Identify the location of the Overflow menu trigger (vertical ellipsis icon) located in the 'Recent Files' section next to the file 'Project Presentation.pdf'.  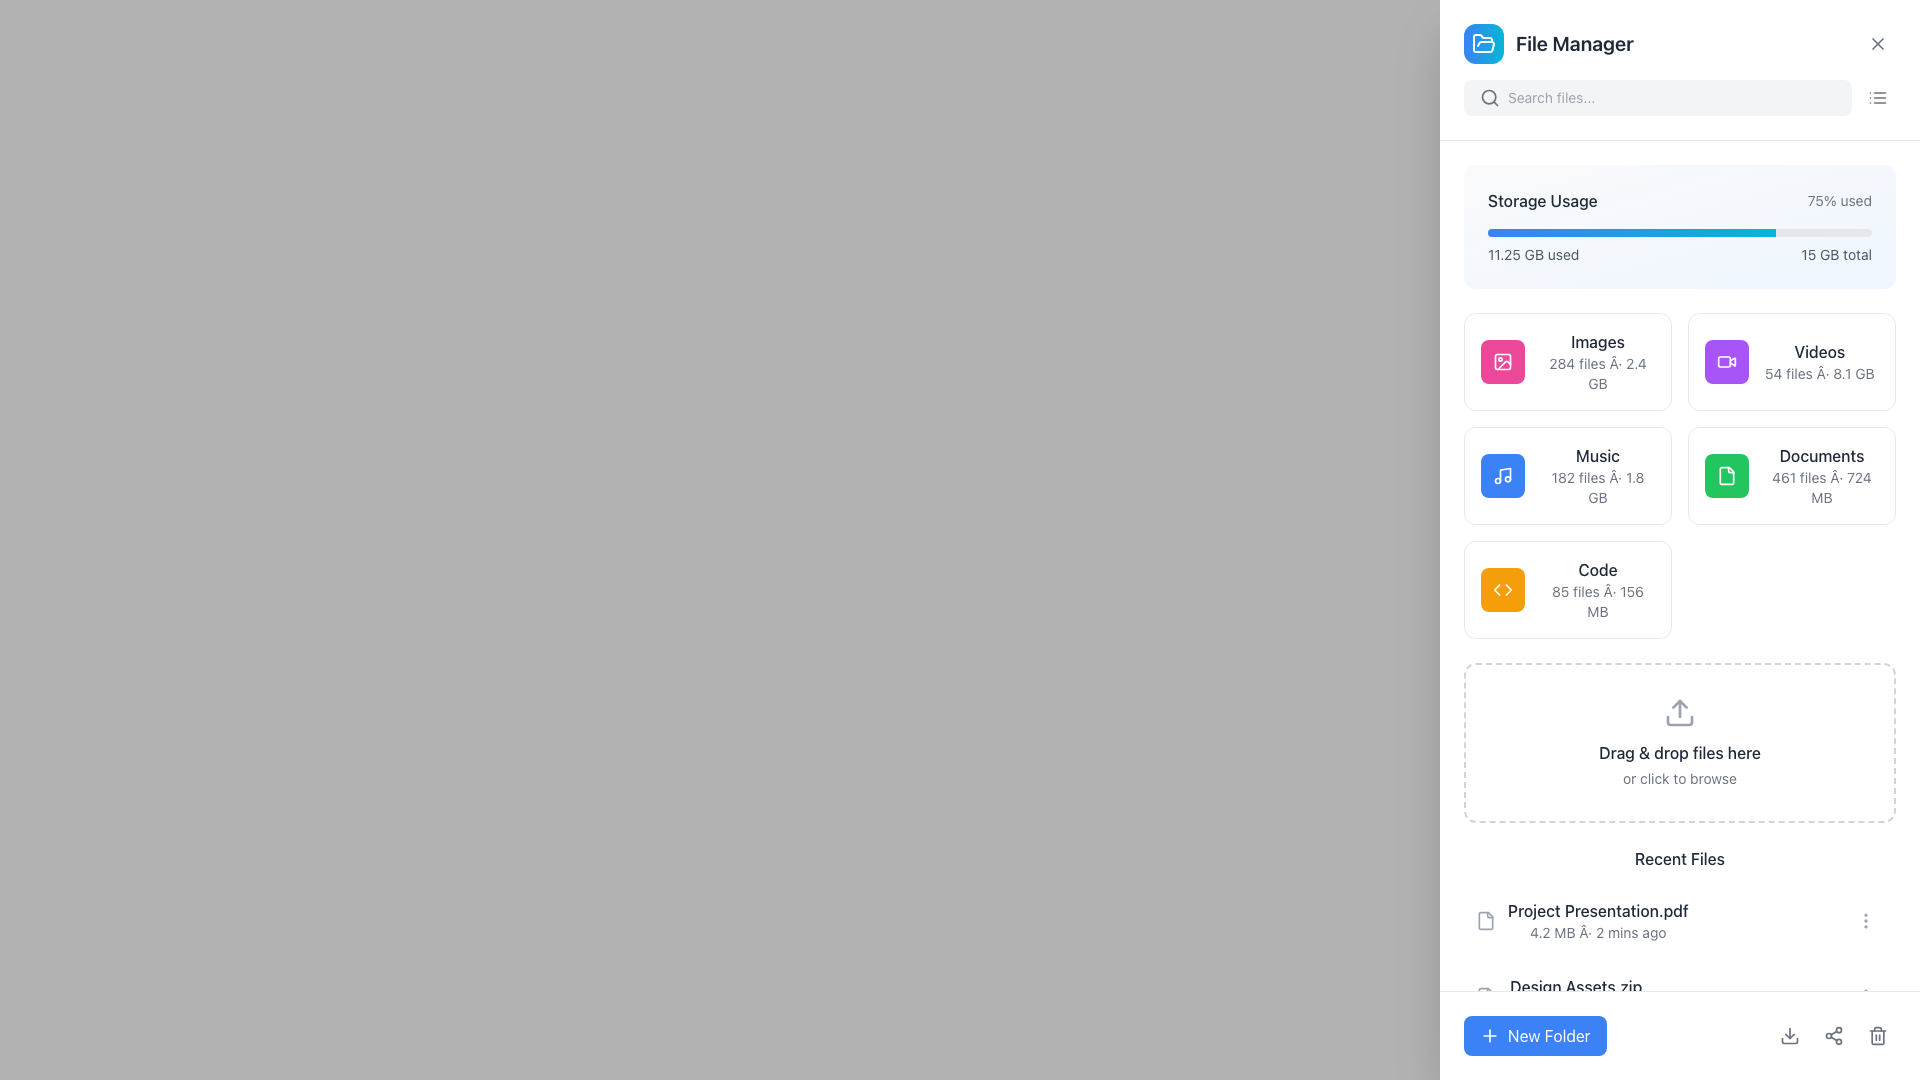
(1865, 921).